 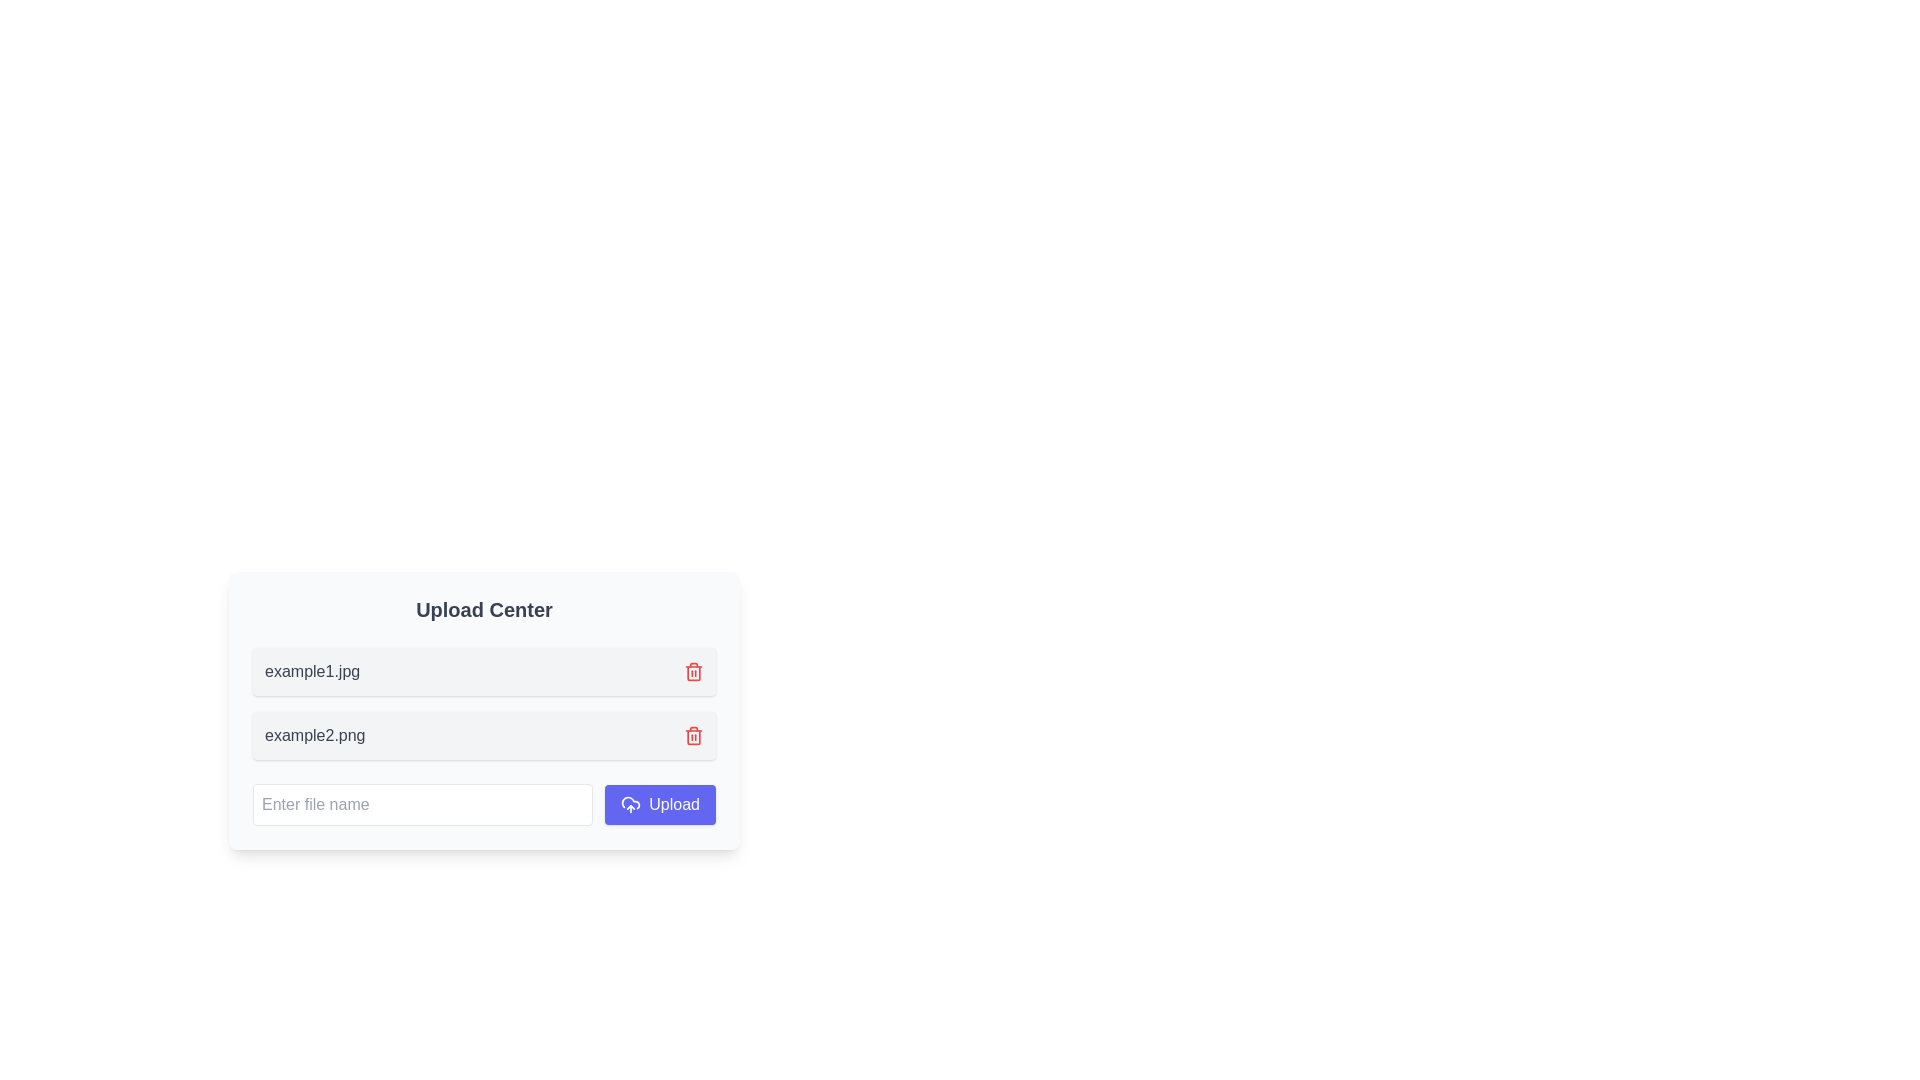 I want to click on the text label displaying 'example2.png' in gray font within the 'Upload Center' interface, so click(x=314, y=736).